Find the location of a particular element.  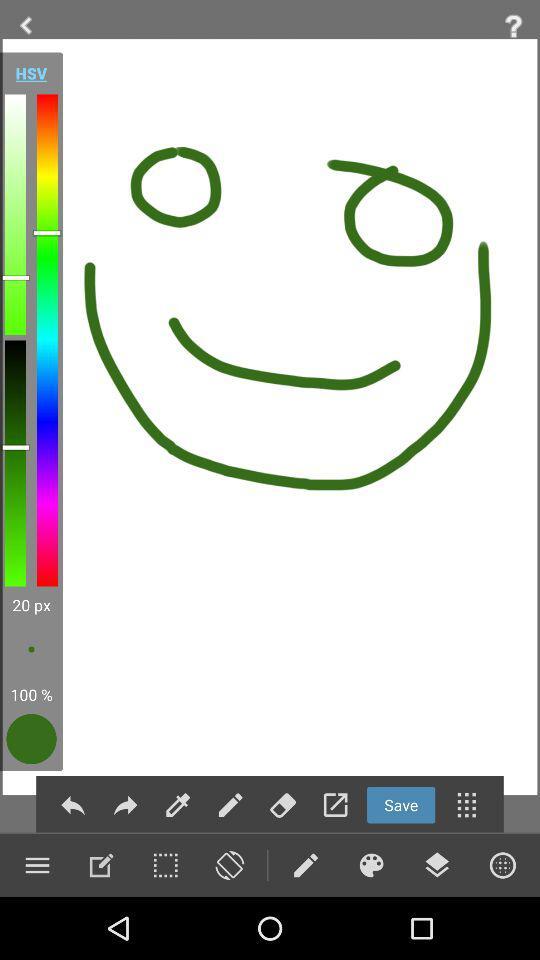

go back is located at coordinates (72, 805).